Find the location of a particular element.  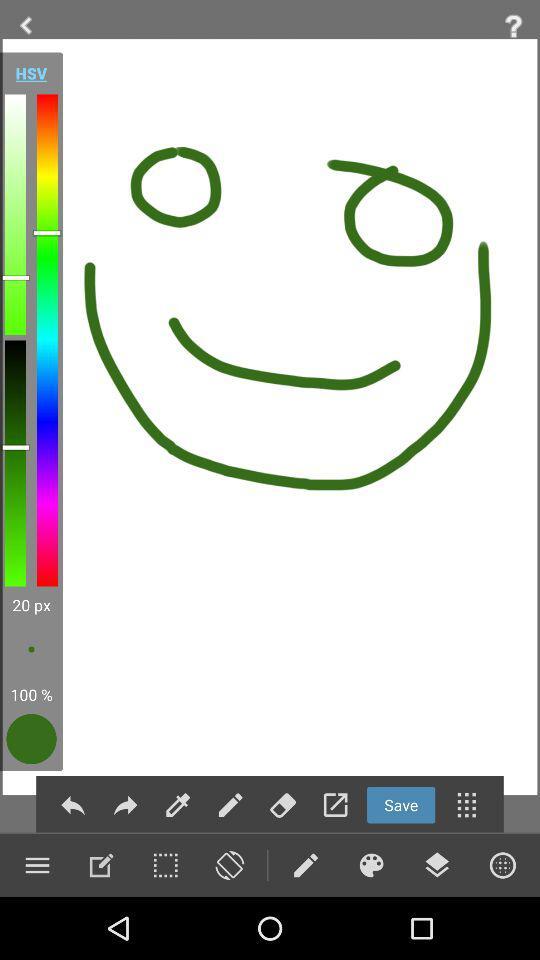

go back is located at coordinates (72, 805).